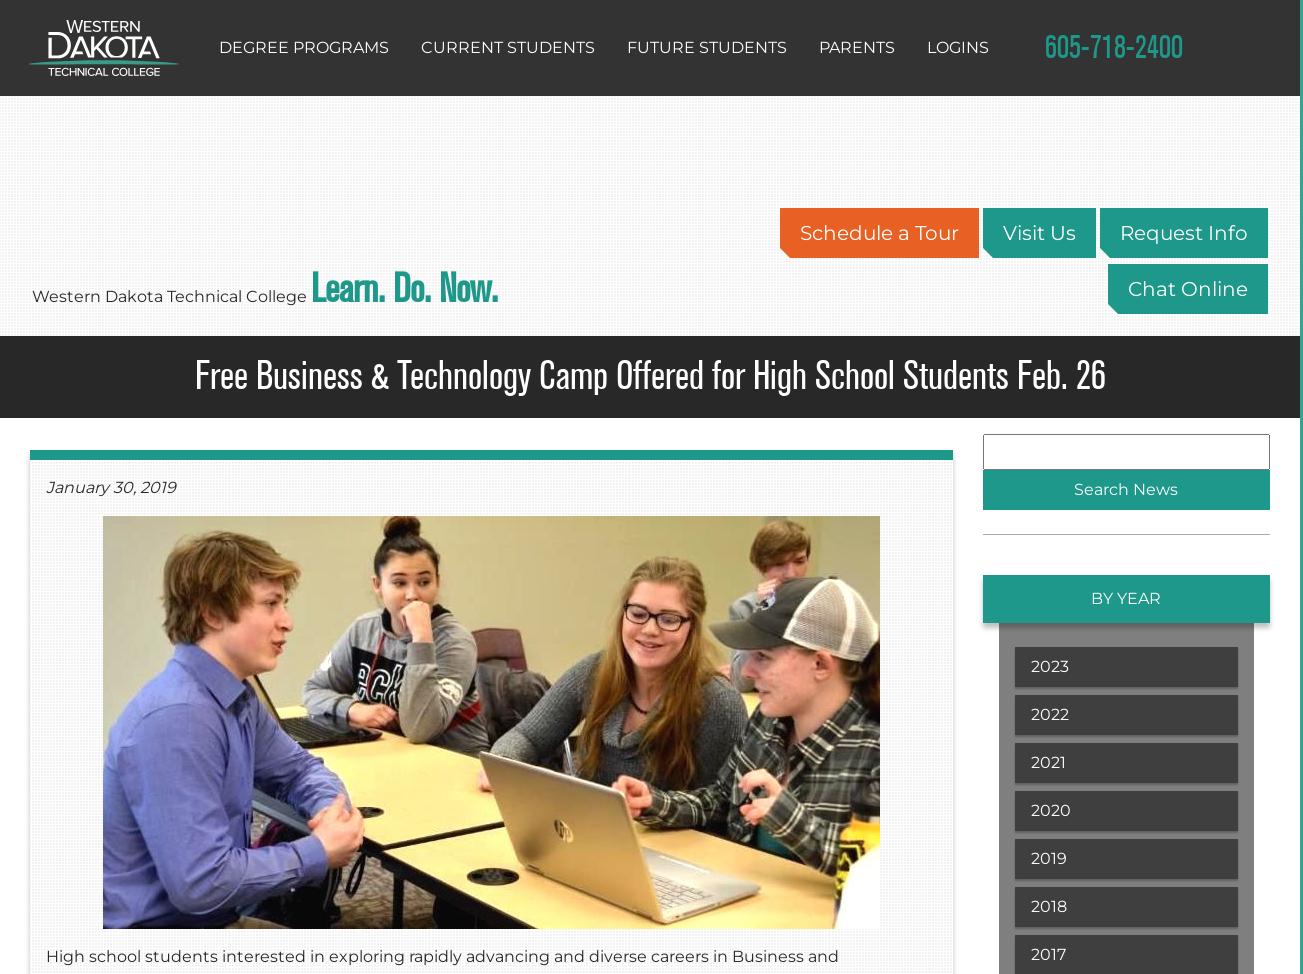 This screenshot has width=1303, height=974. I want to click on 'Schedule a Tour', so click(799, 232).